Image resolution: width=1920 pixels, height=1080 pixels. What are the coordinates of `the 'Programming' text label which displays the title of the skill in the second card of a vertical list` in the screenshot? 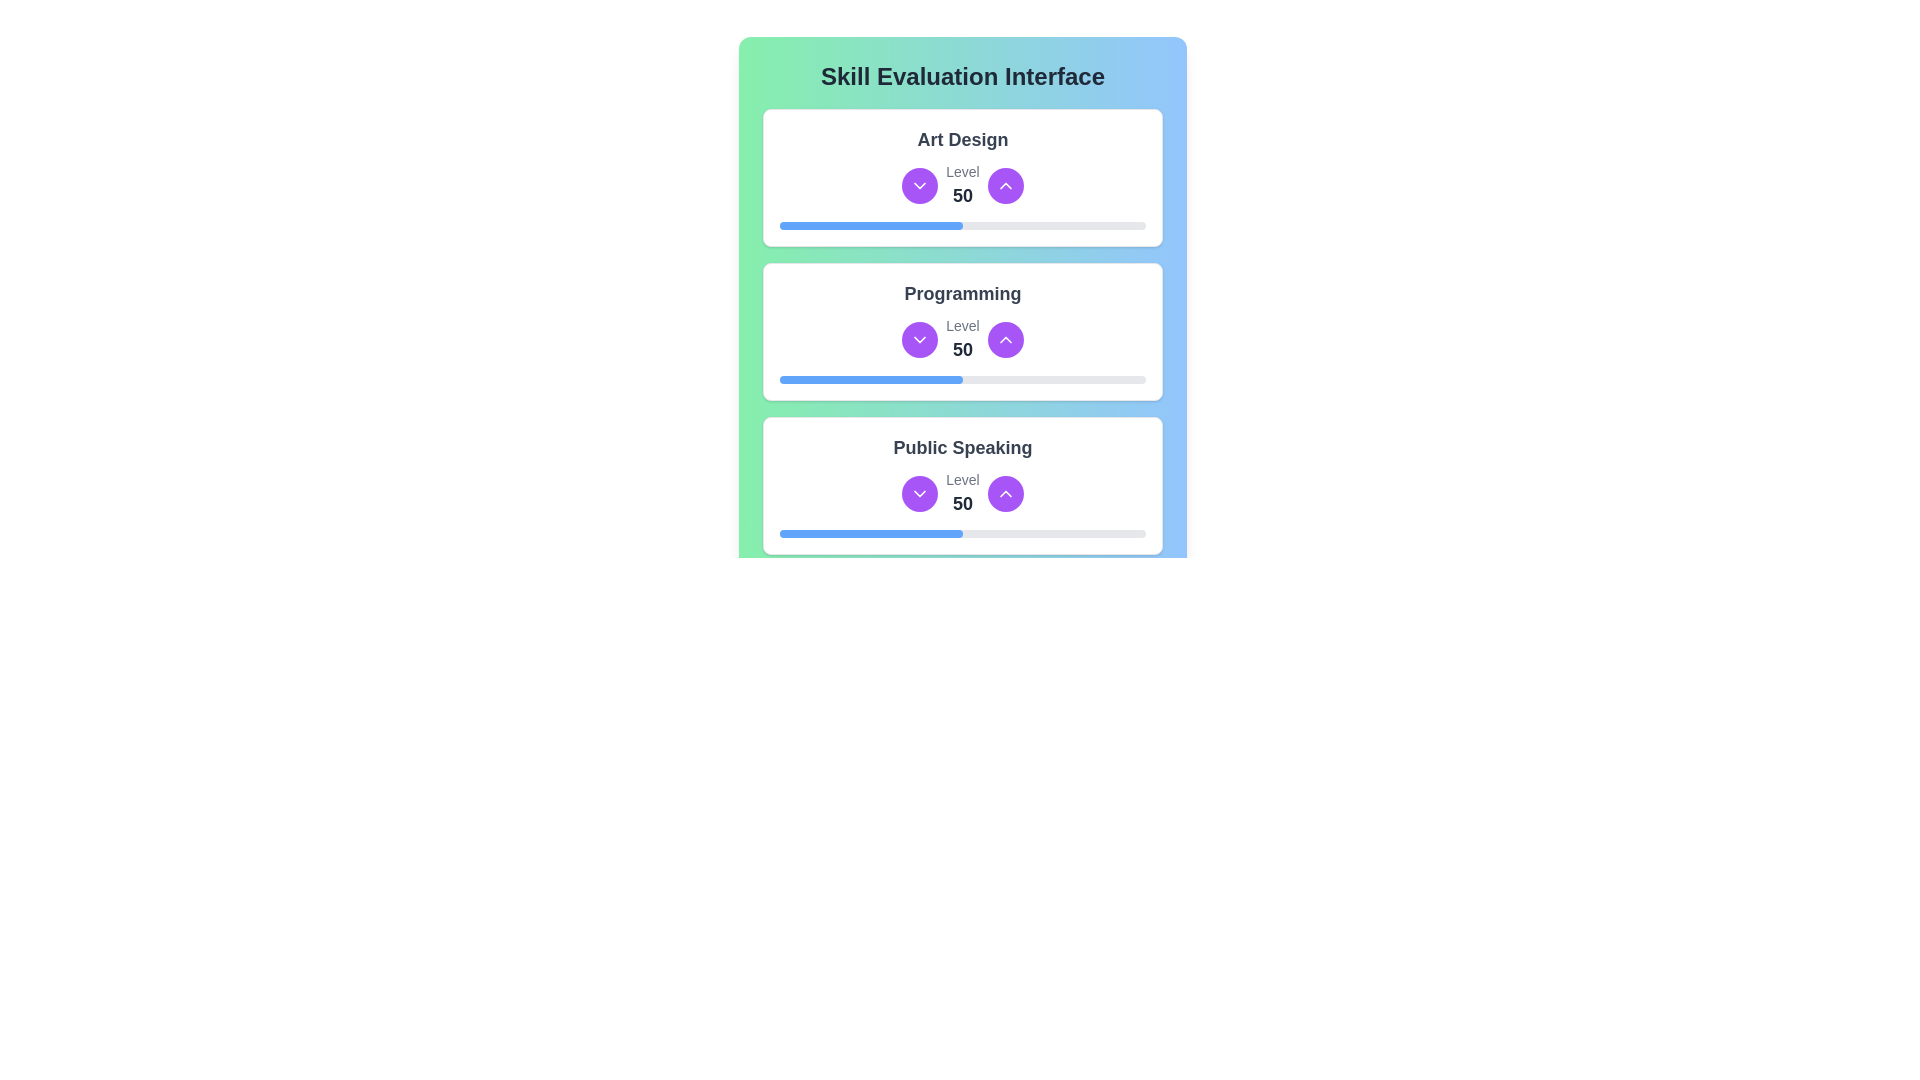 It's located at (963, 293).